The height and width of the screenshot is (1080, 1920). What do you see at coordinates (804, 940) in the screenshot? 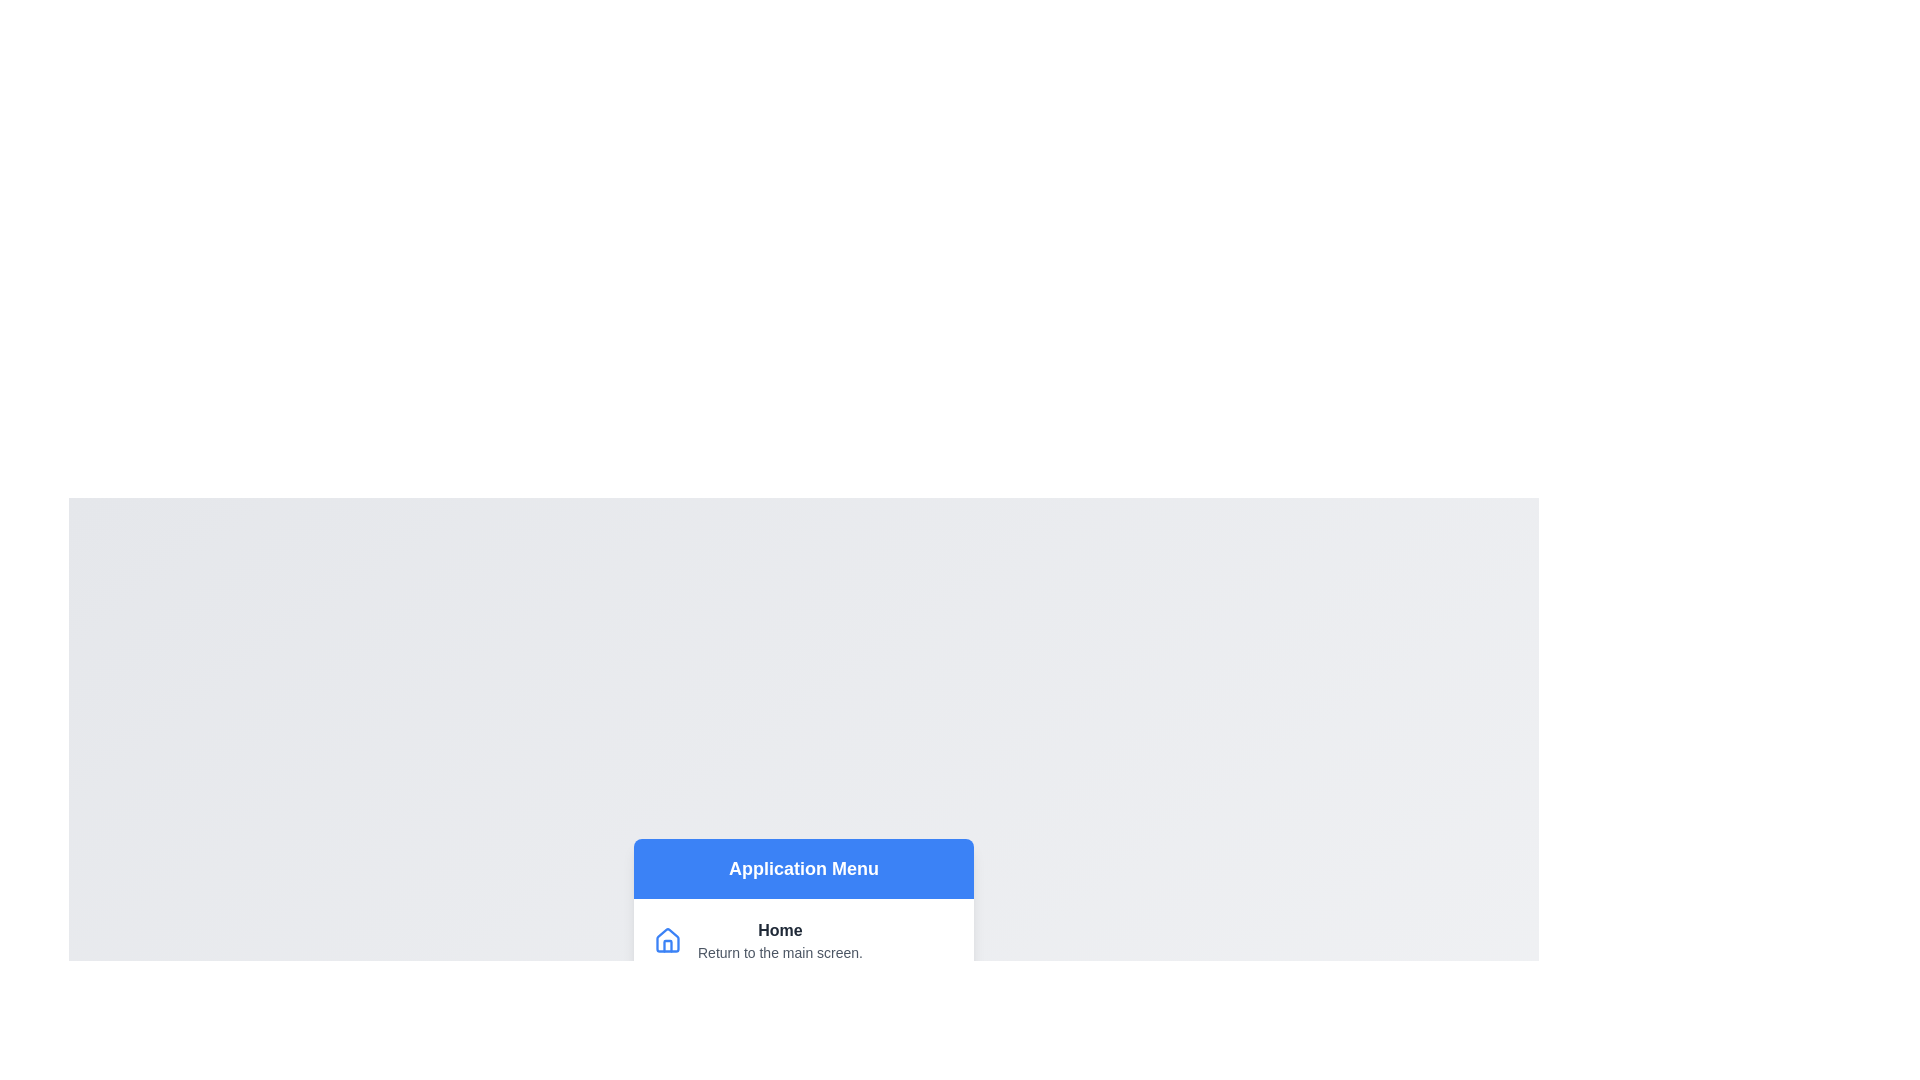
I see `the menu item labeled Home` at bounding box center [804, 940].